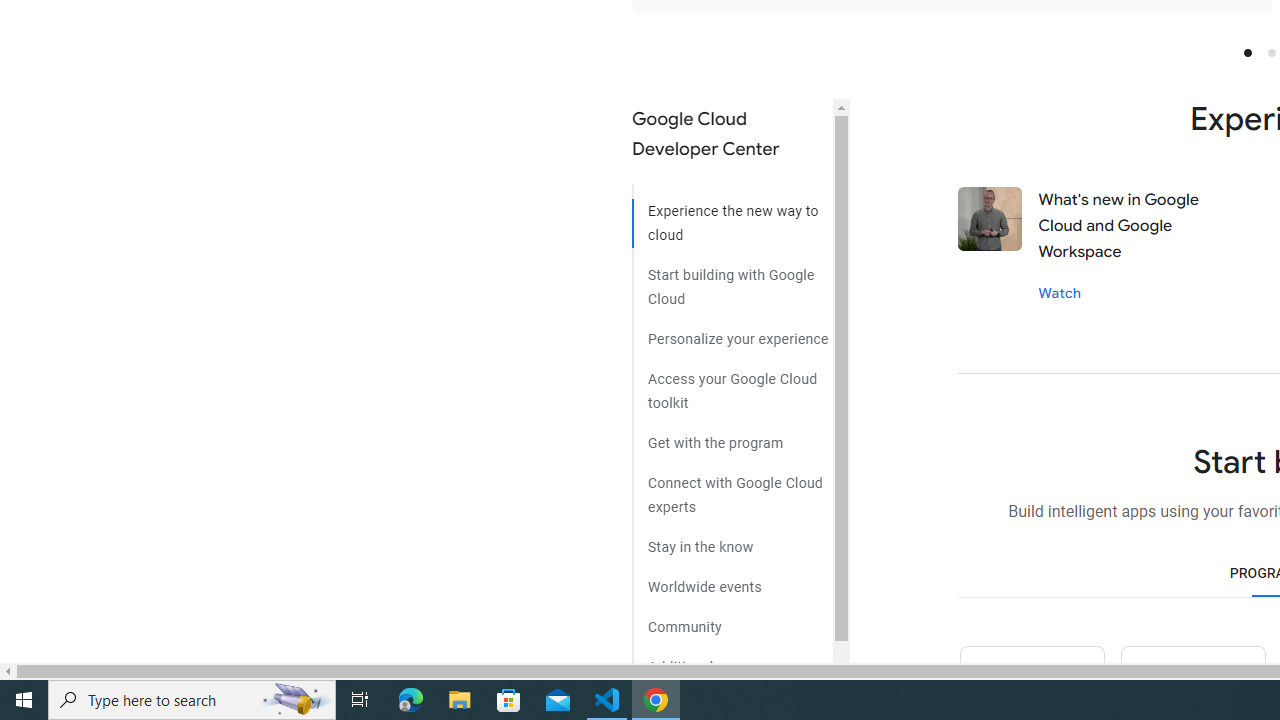  What do you see at coordinates (731, 618) in the screenshot?
I see `'Community'` at bounding box center [731, 618].